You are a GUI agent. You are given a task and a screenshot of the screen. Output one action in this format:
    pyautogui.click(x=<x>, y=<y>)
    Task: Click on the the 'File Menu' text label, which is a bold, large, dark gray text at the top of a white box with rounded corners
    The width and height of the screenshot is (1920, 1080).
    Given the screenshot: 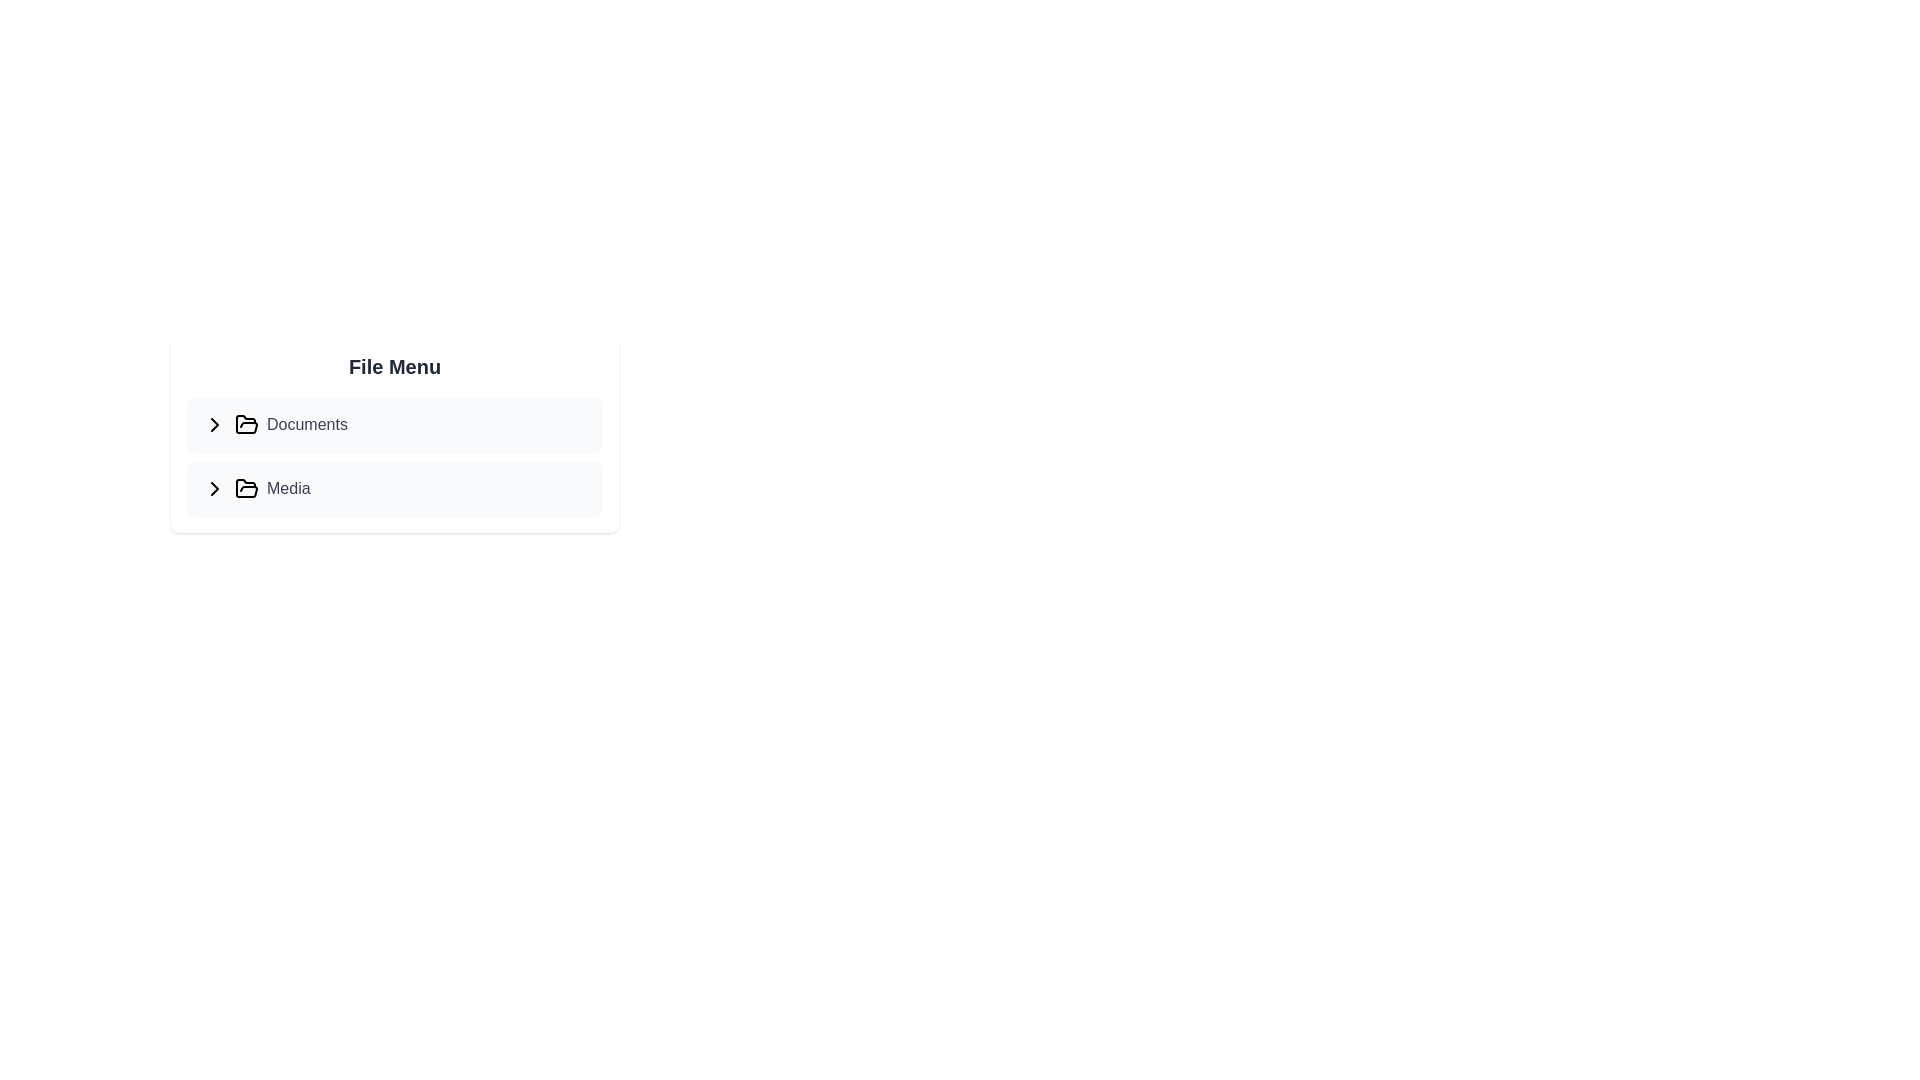 What is the action you would take?
    pyautogui.click(x=394, y=366)
    